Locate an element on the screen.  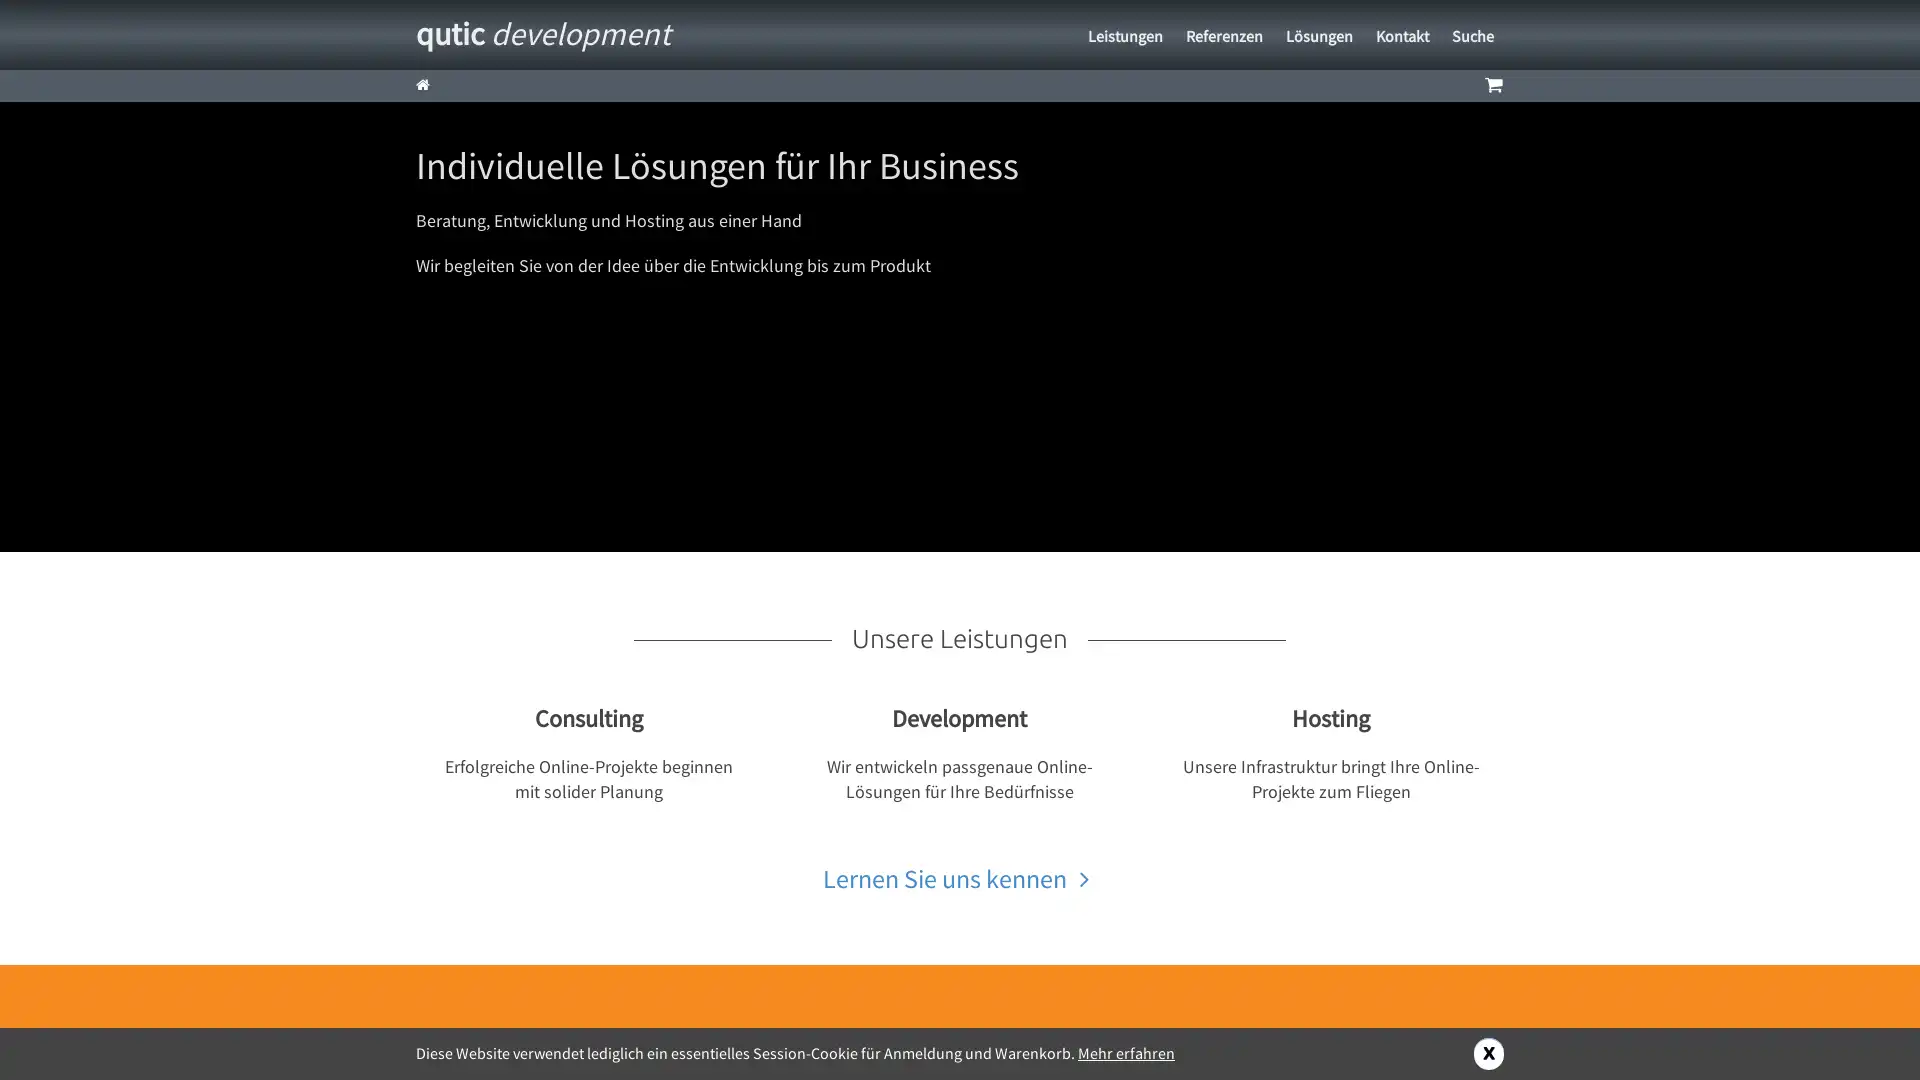
Hinweis ausblenden is located at coordinates (1488, 1052).